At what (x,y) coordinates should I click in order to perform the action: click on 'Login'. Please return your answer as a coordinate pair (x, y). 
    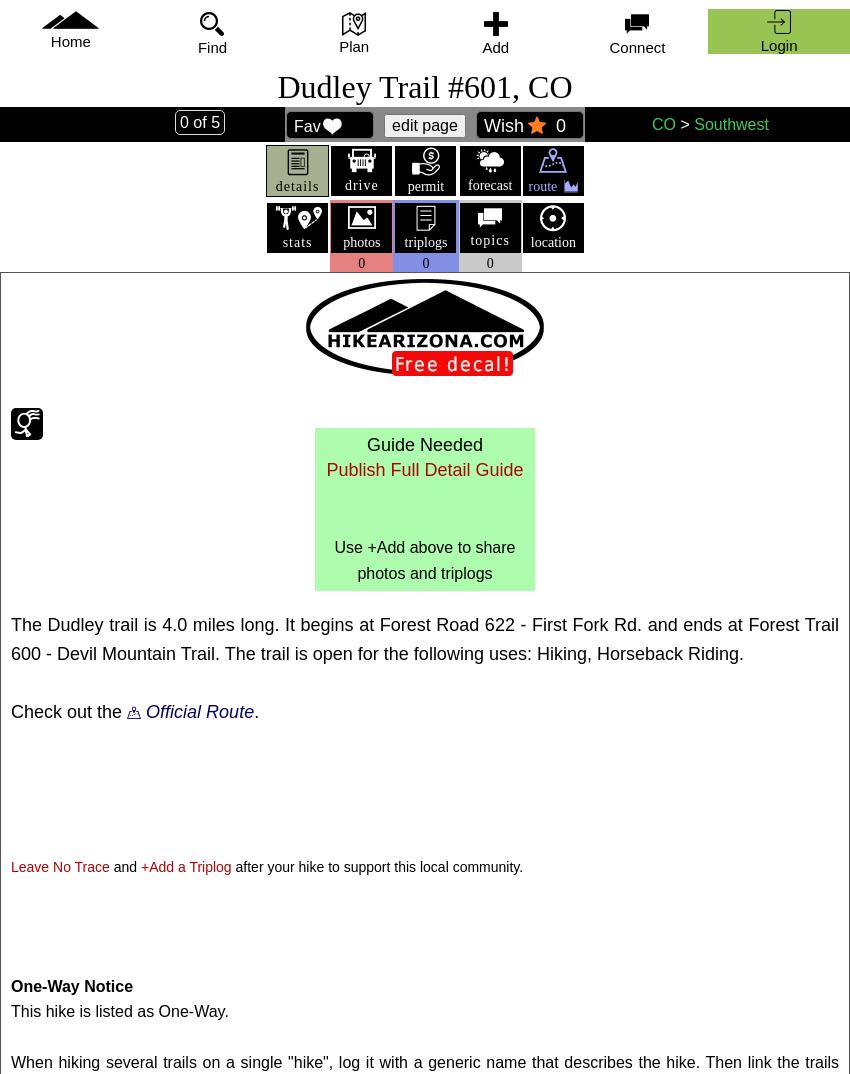
    Looking at the image, I should click on (759, 43).